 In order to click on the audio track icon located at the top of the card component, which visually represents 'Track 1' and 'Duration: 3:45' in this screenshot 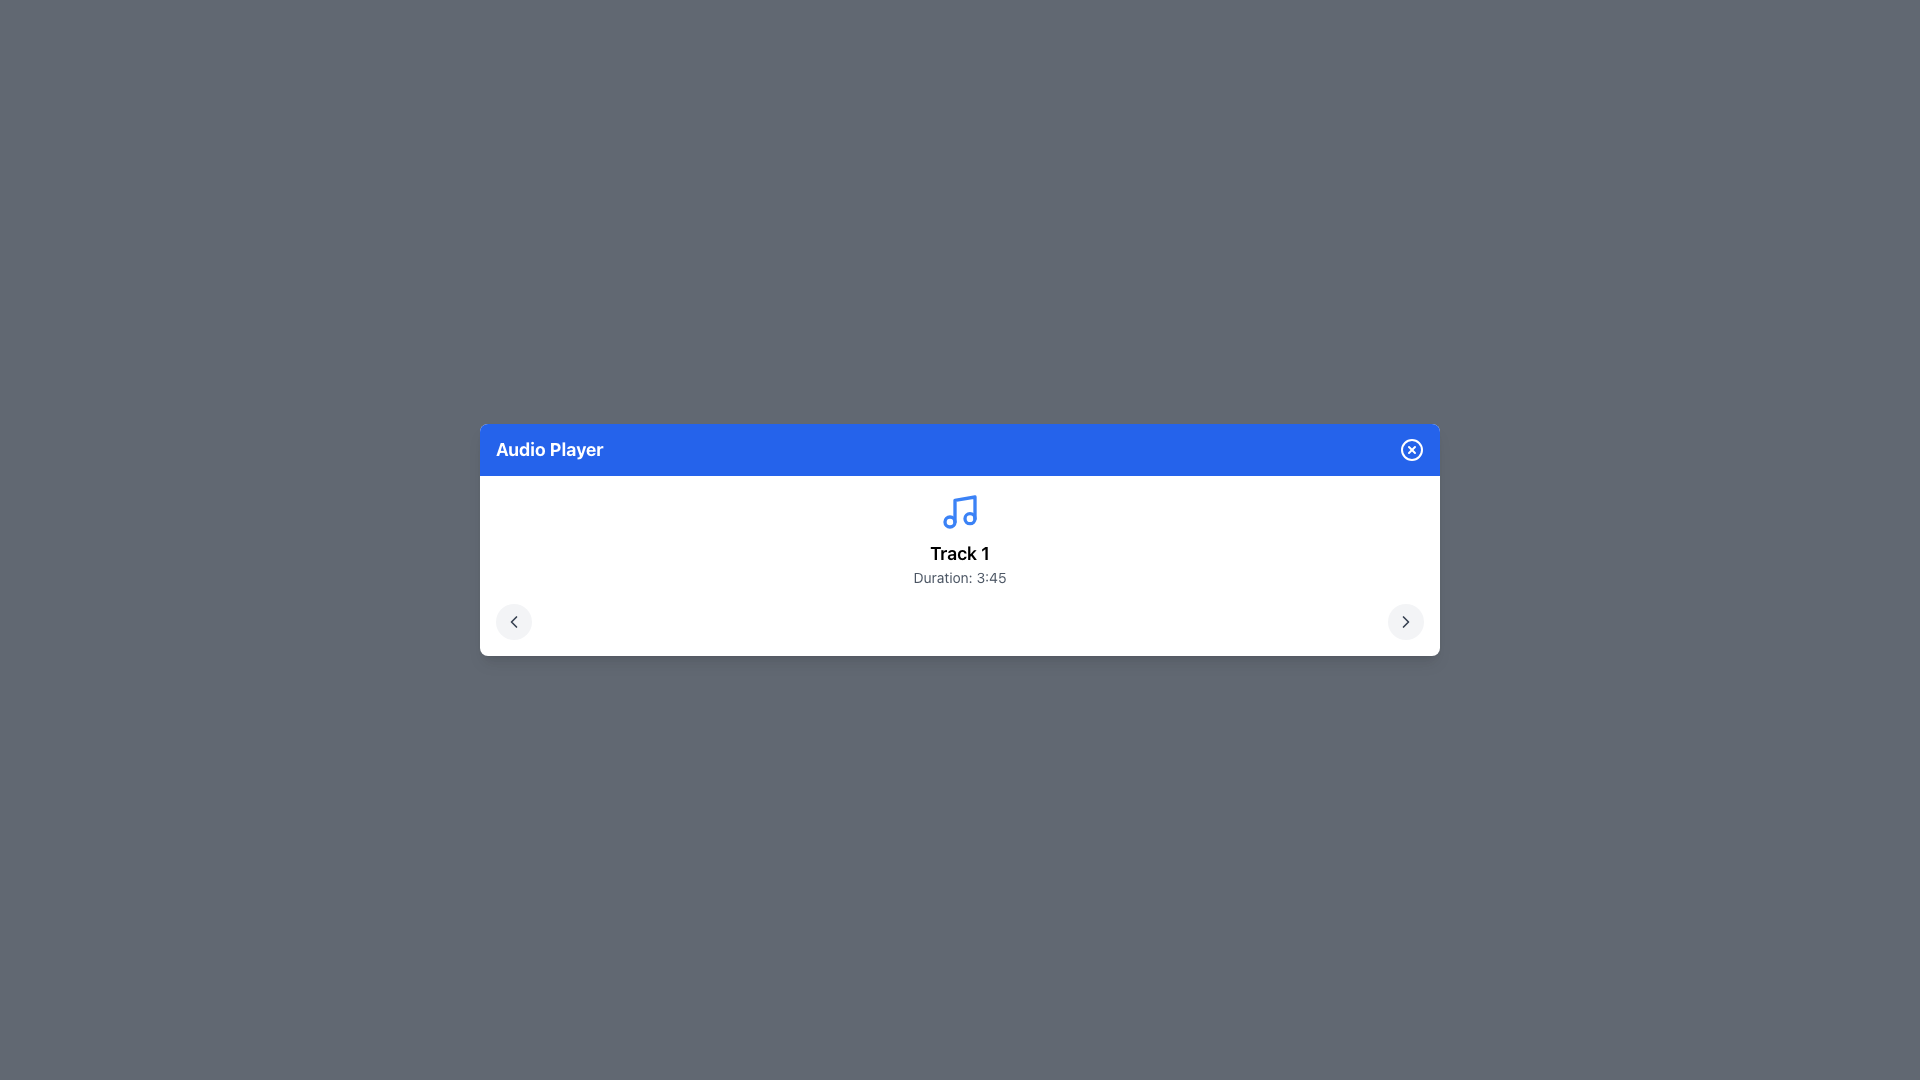, I will do `click(960, 511)`.